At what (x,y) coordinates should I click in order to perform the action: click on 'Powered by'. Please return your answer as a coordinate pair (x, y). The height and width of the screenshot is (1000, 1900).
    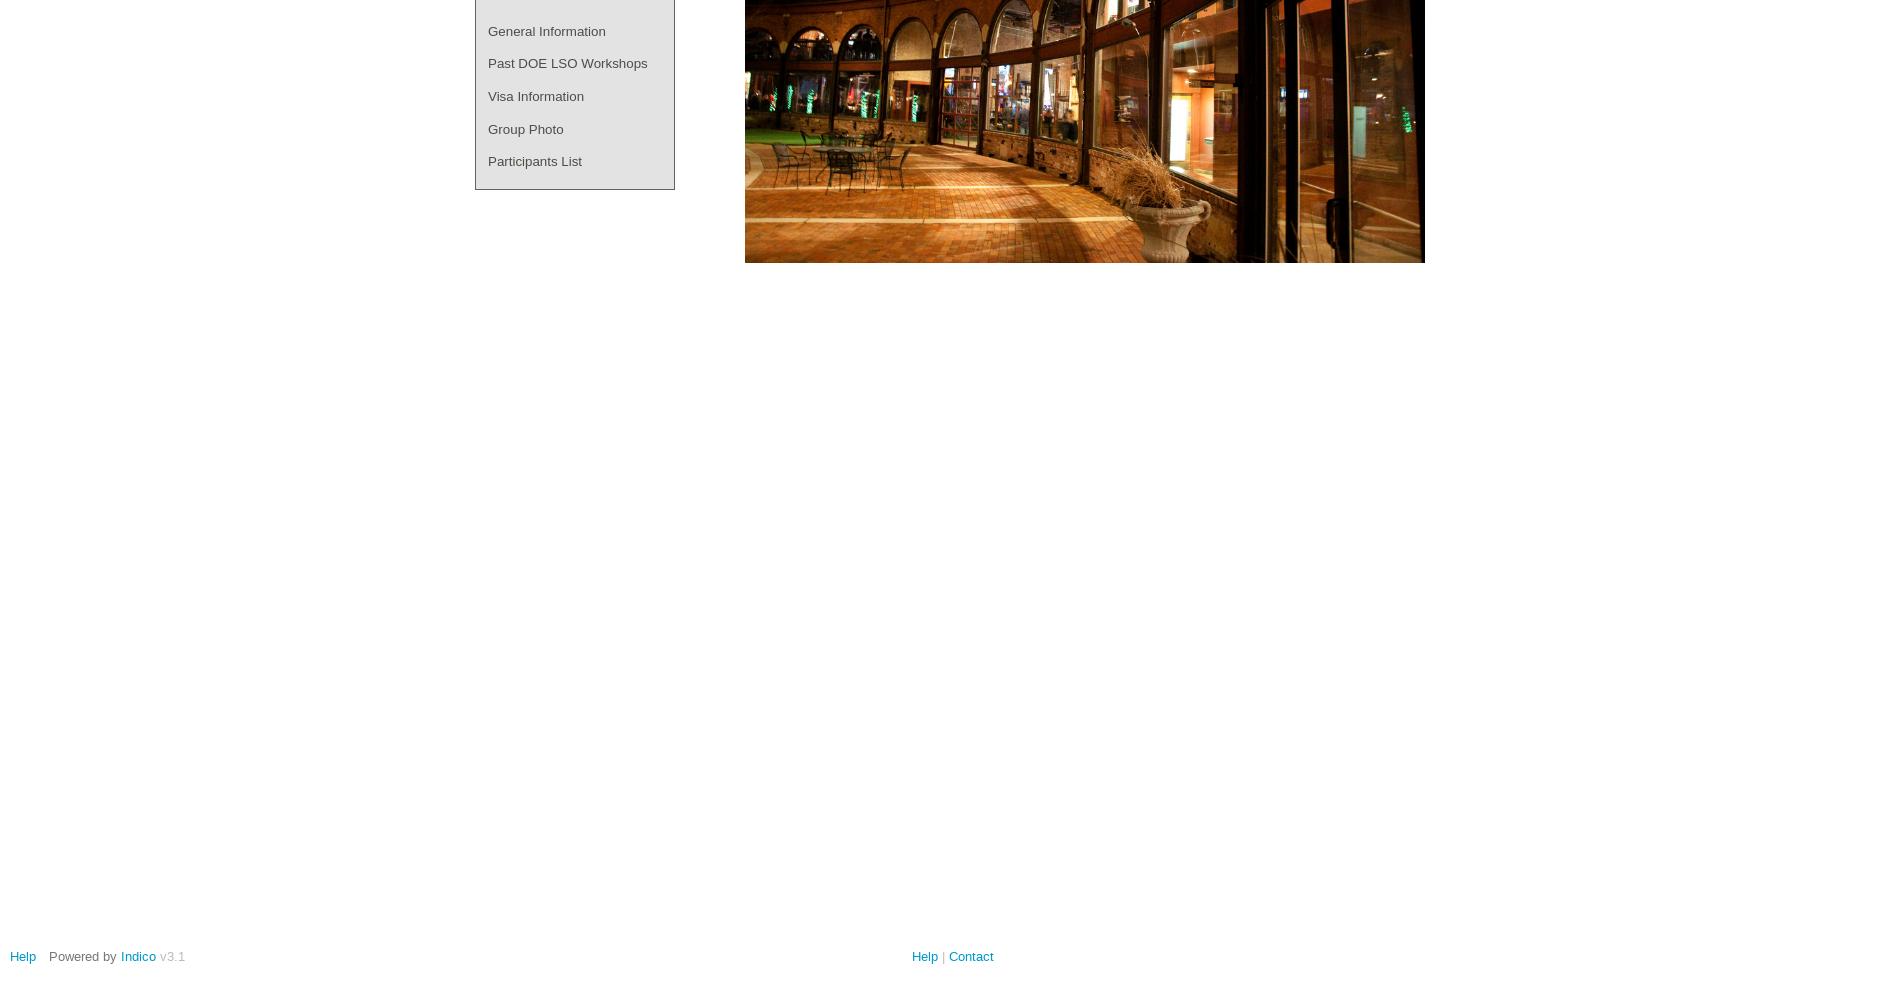
    Looking at the image, I should click on (84, 955).